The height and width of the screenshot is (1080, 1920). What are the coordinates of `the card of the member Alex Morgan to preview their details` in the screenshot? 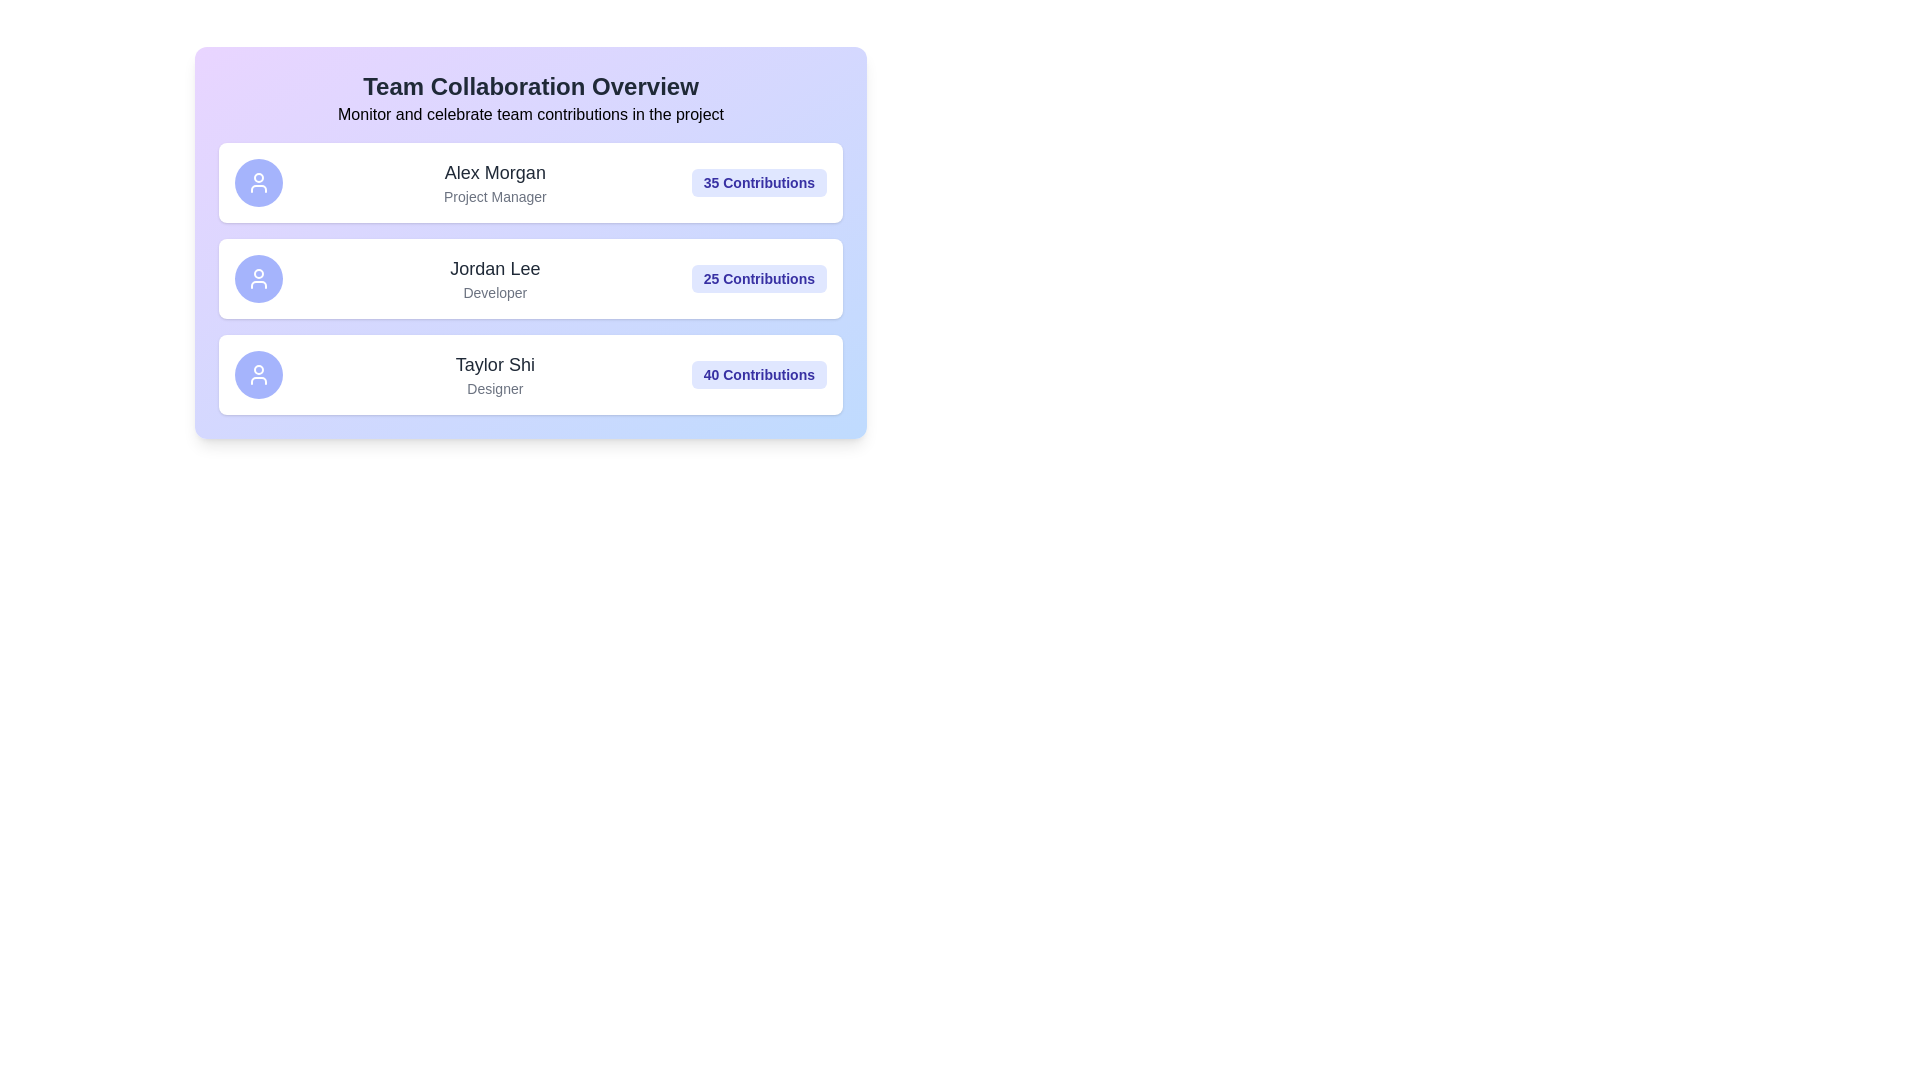 It's located at (531, 182).